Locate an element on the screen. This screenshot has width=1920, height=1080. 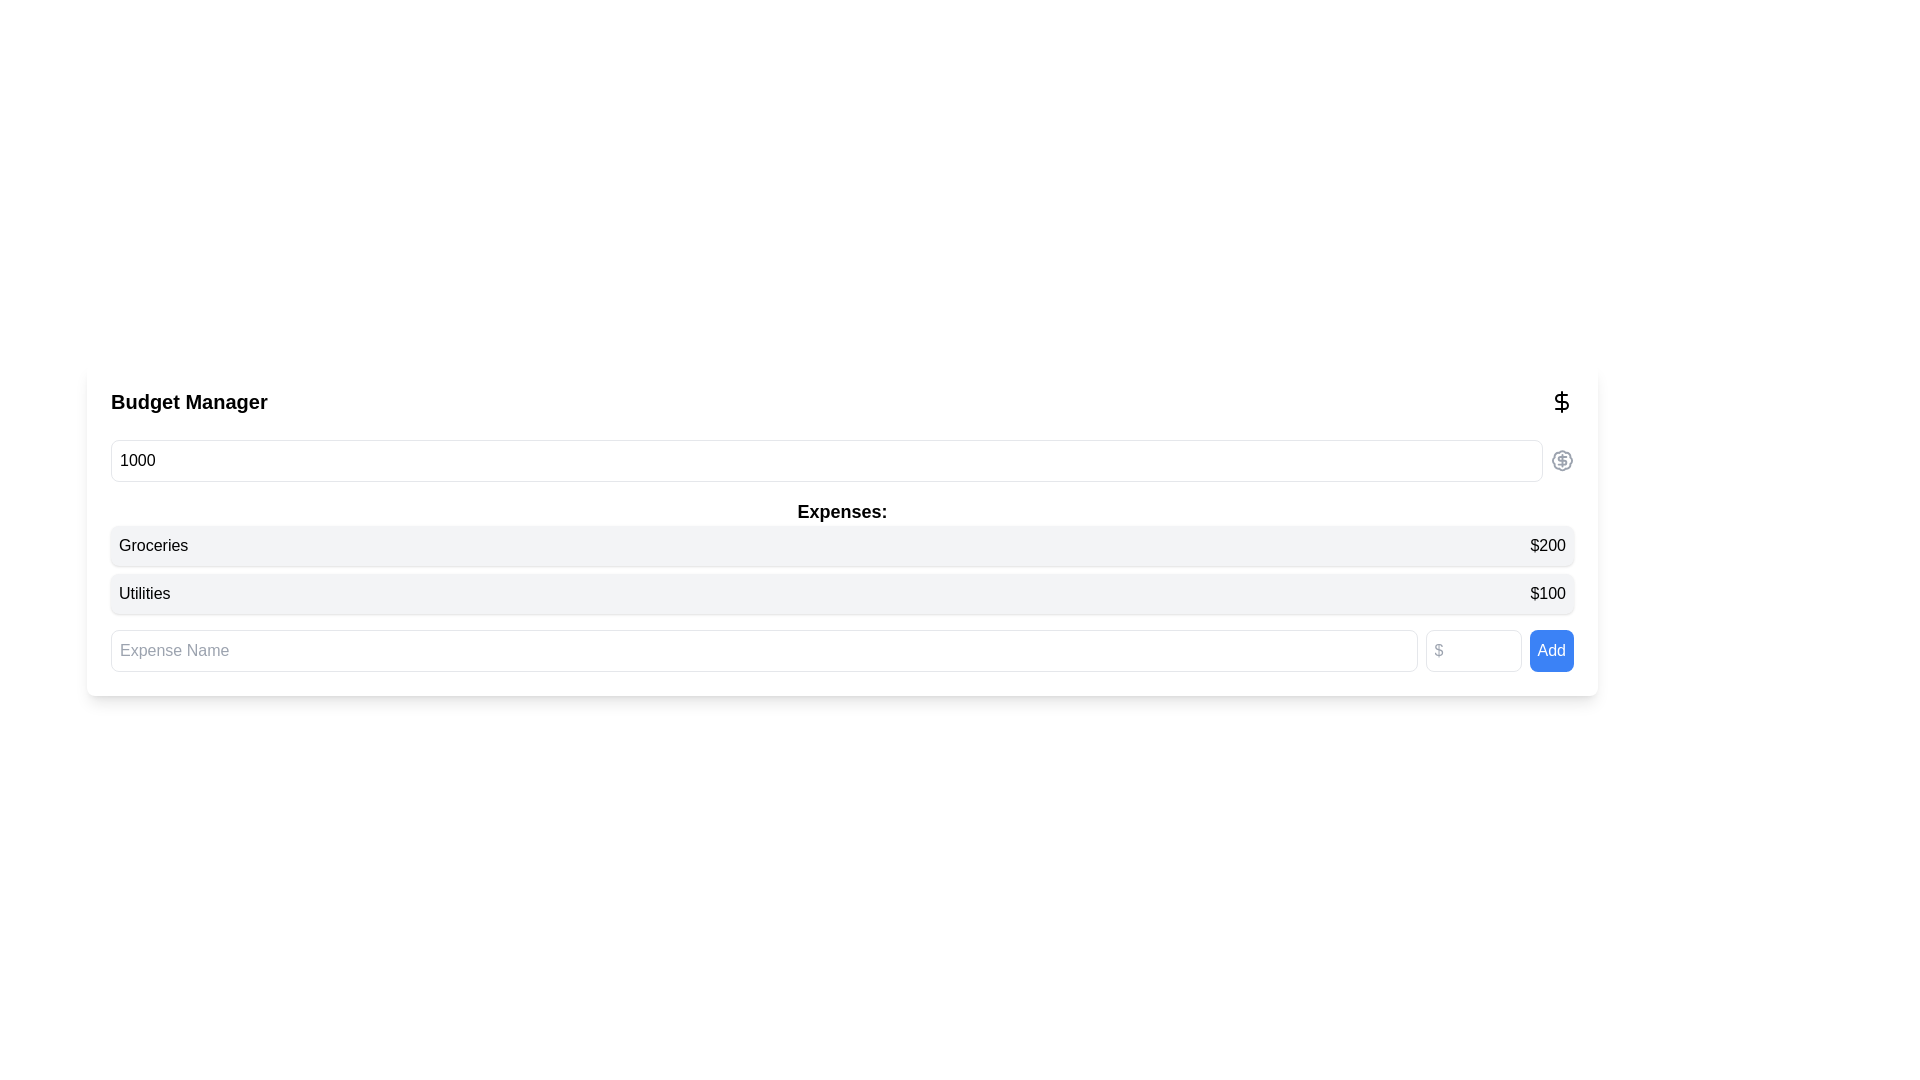
the informational or decorative badge icon located at the far right of the horizontal input field labeled 'Expenses' is located at coordinates (1561, 461).